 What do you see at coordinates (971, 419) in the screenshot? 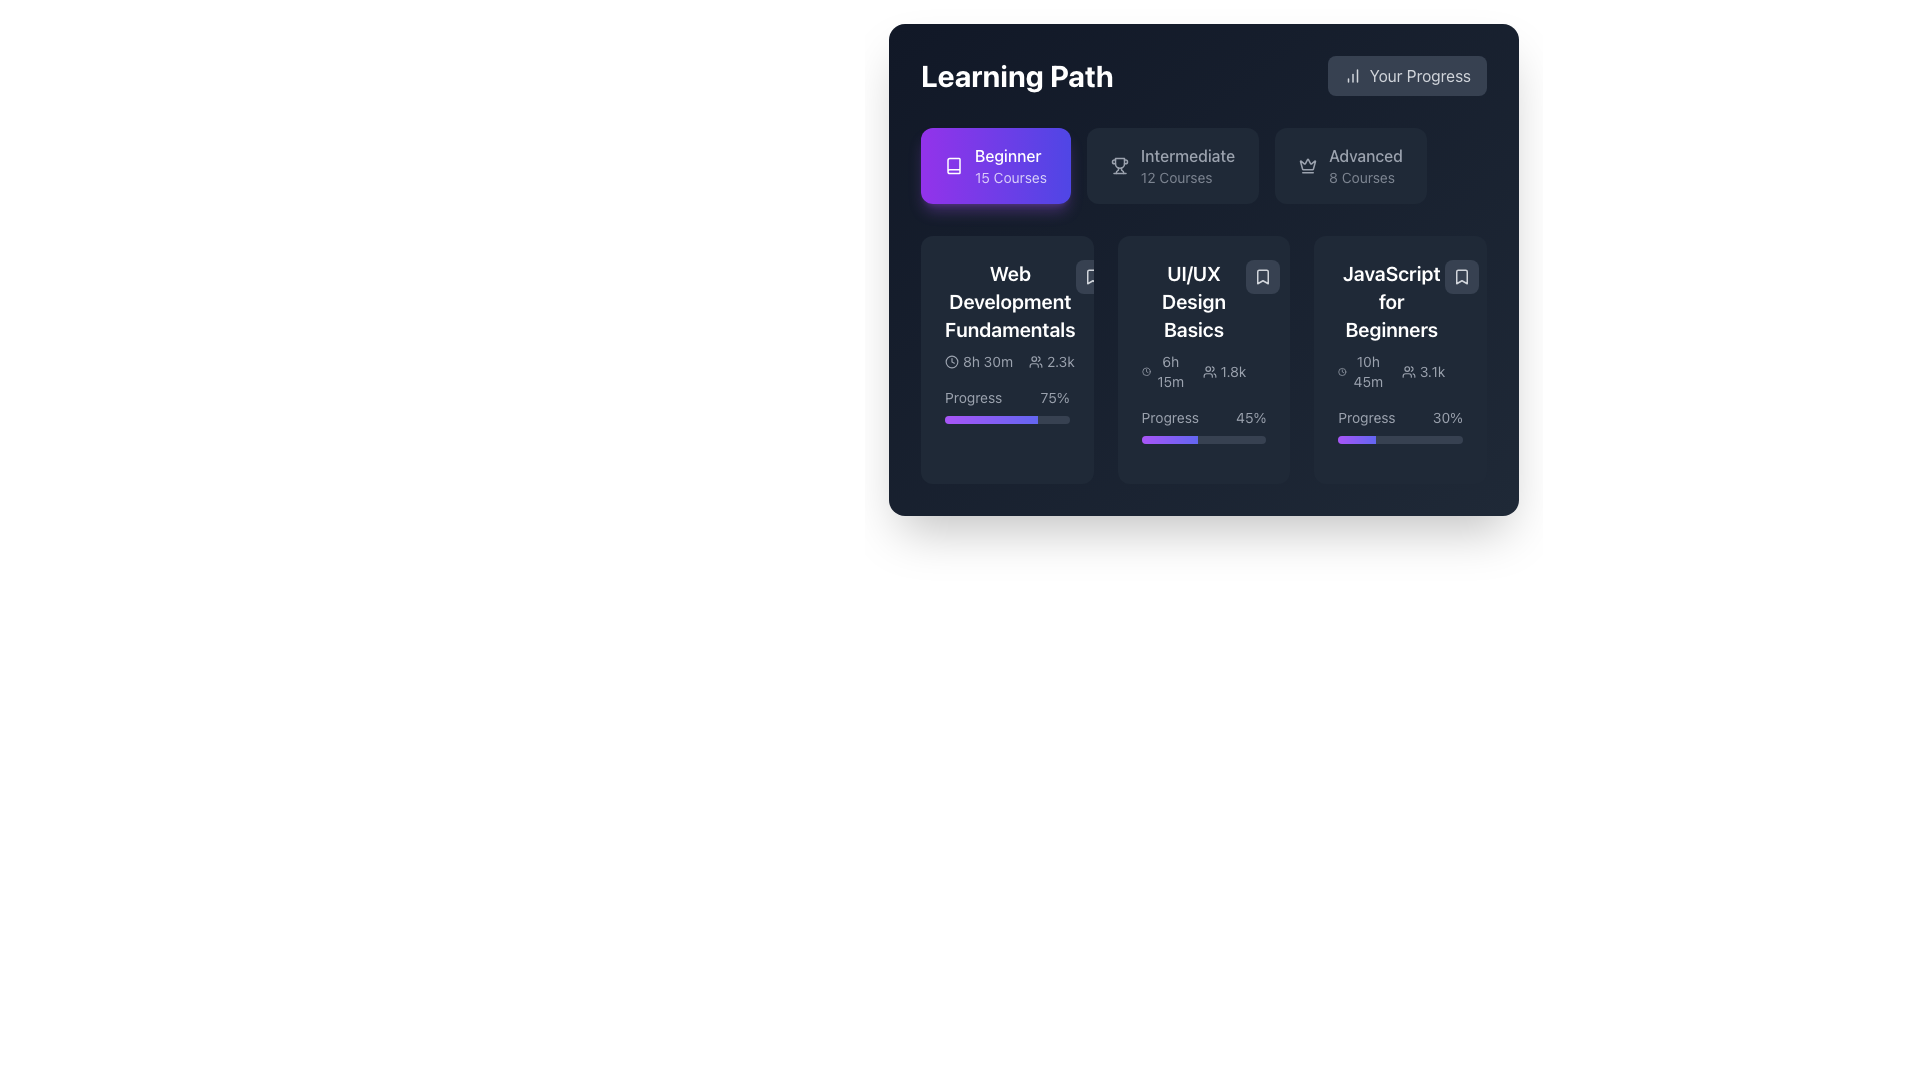
I see `the progress` at bounding box center [971, 419].